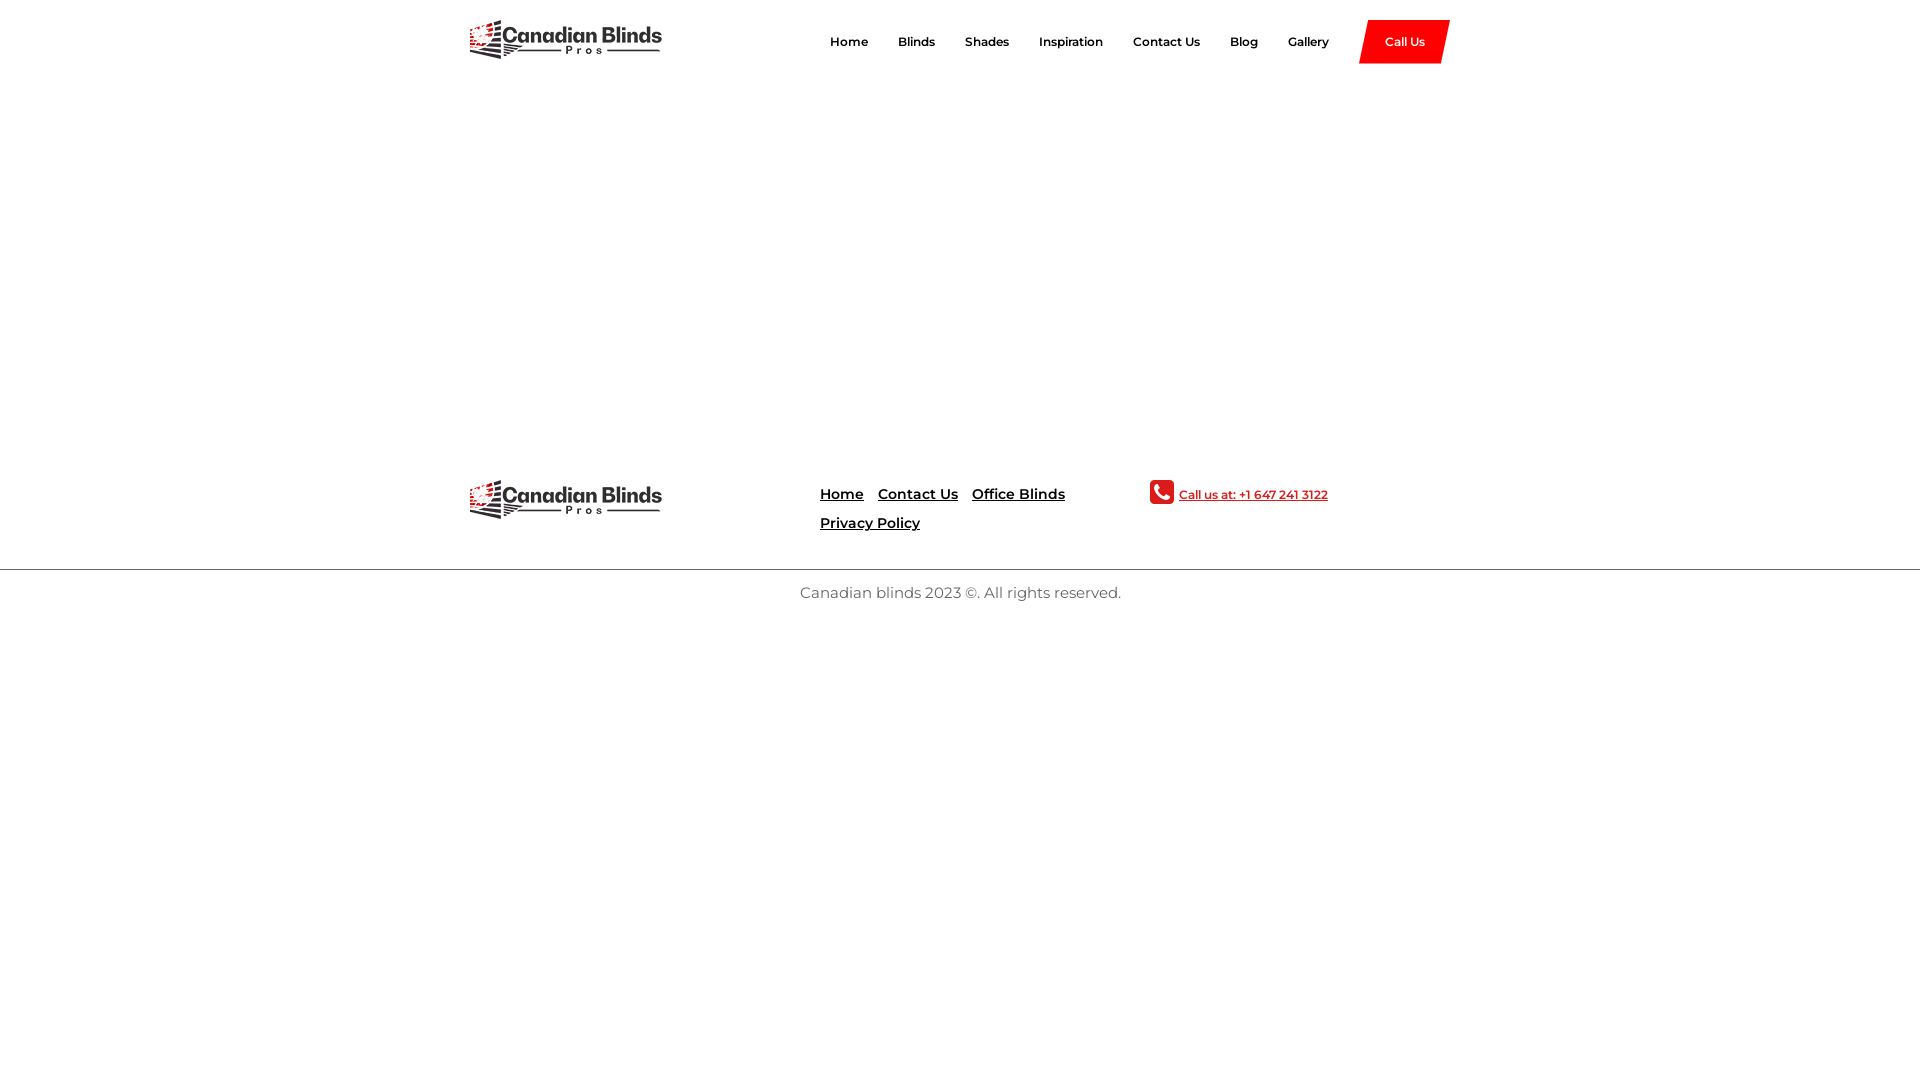 The height and width of the screenshot is (1080, 1920). I want to click on 'Gallery', so click(1293, 42).